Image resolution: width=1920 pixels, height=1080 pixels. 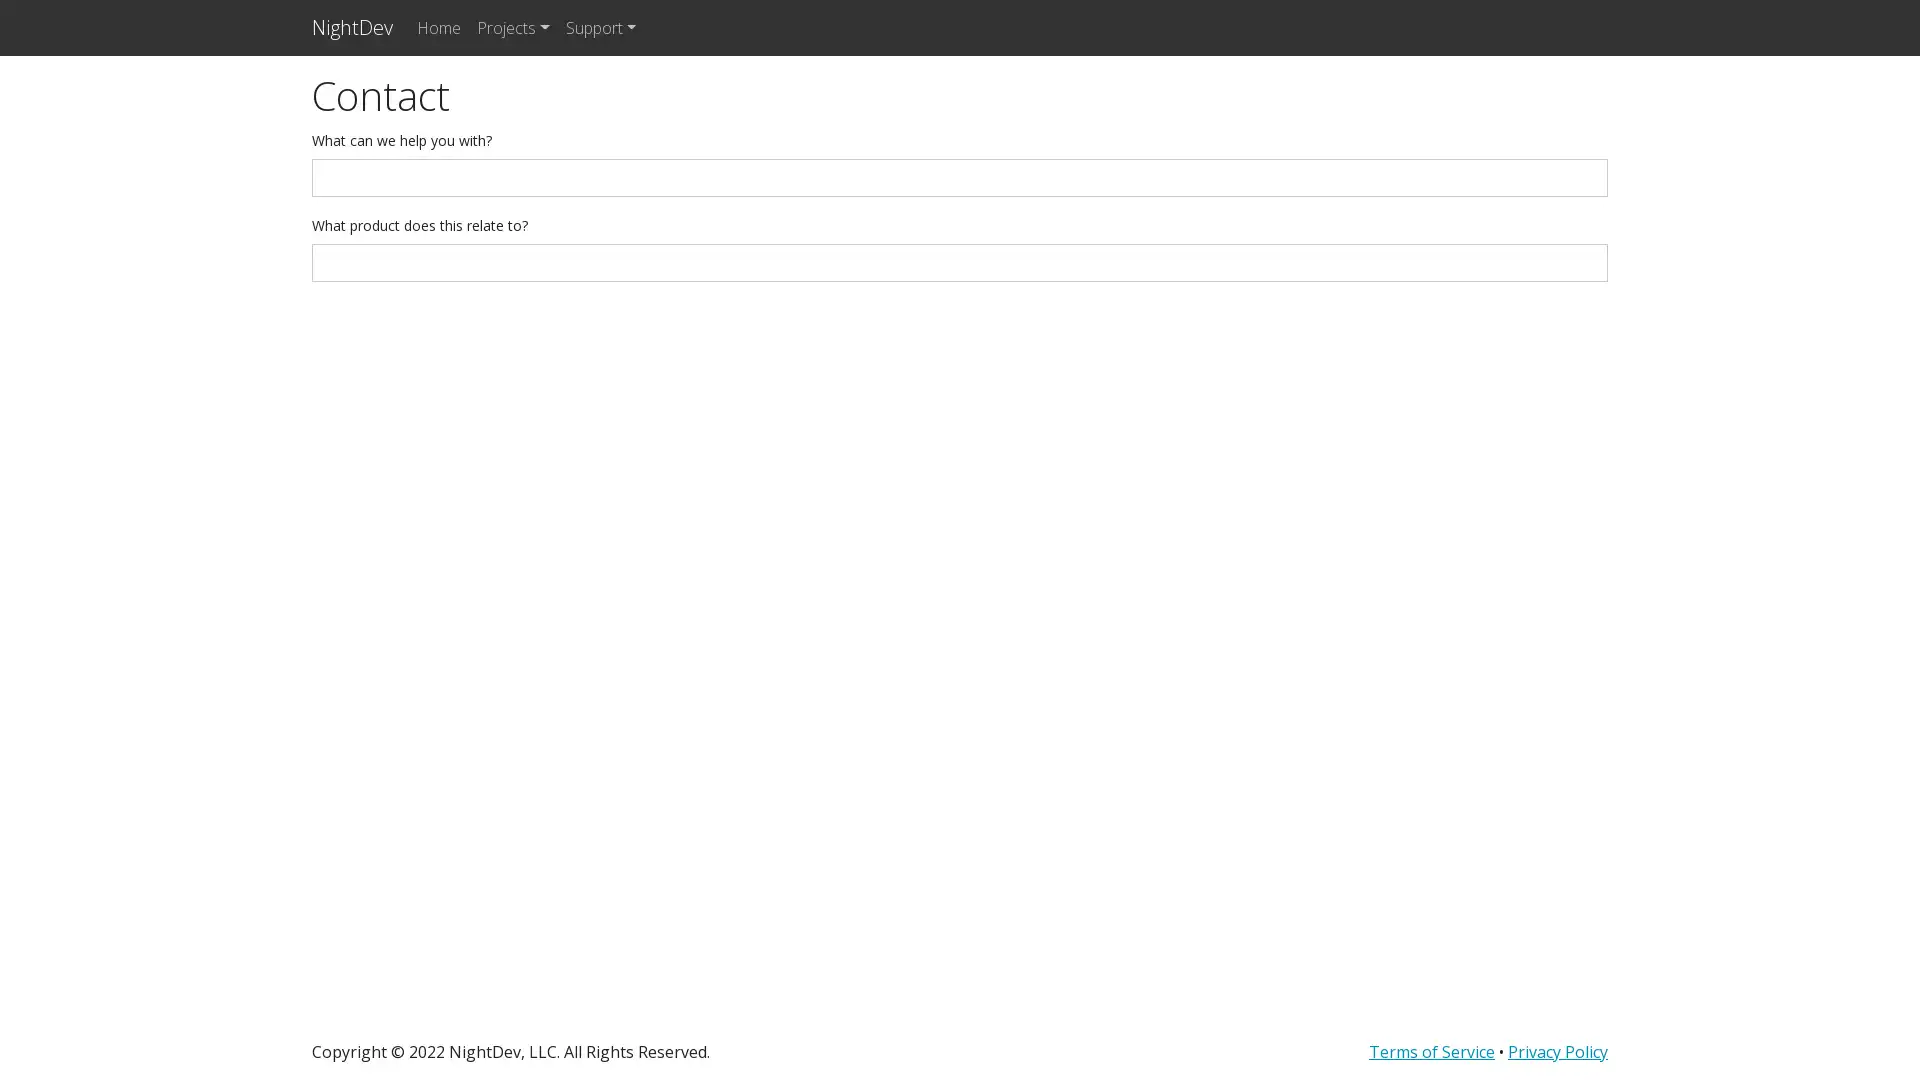 I want to click on Projects, so click(x=513, y=27).